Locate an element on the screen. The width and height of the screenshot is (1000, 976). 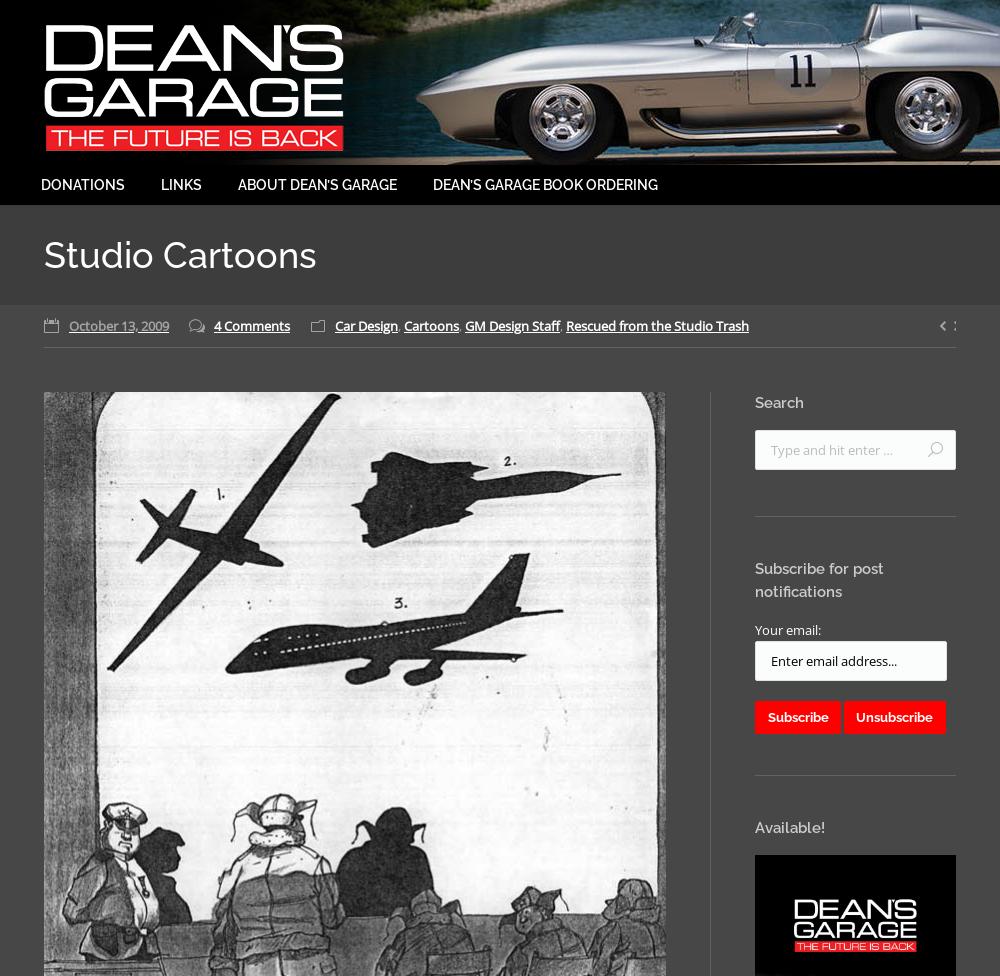
'Content is protected !!' is located at coordinates (470, 512).